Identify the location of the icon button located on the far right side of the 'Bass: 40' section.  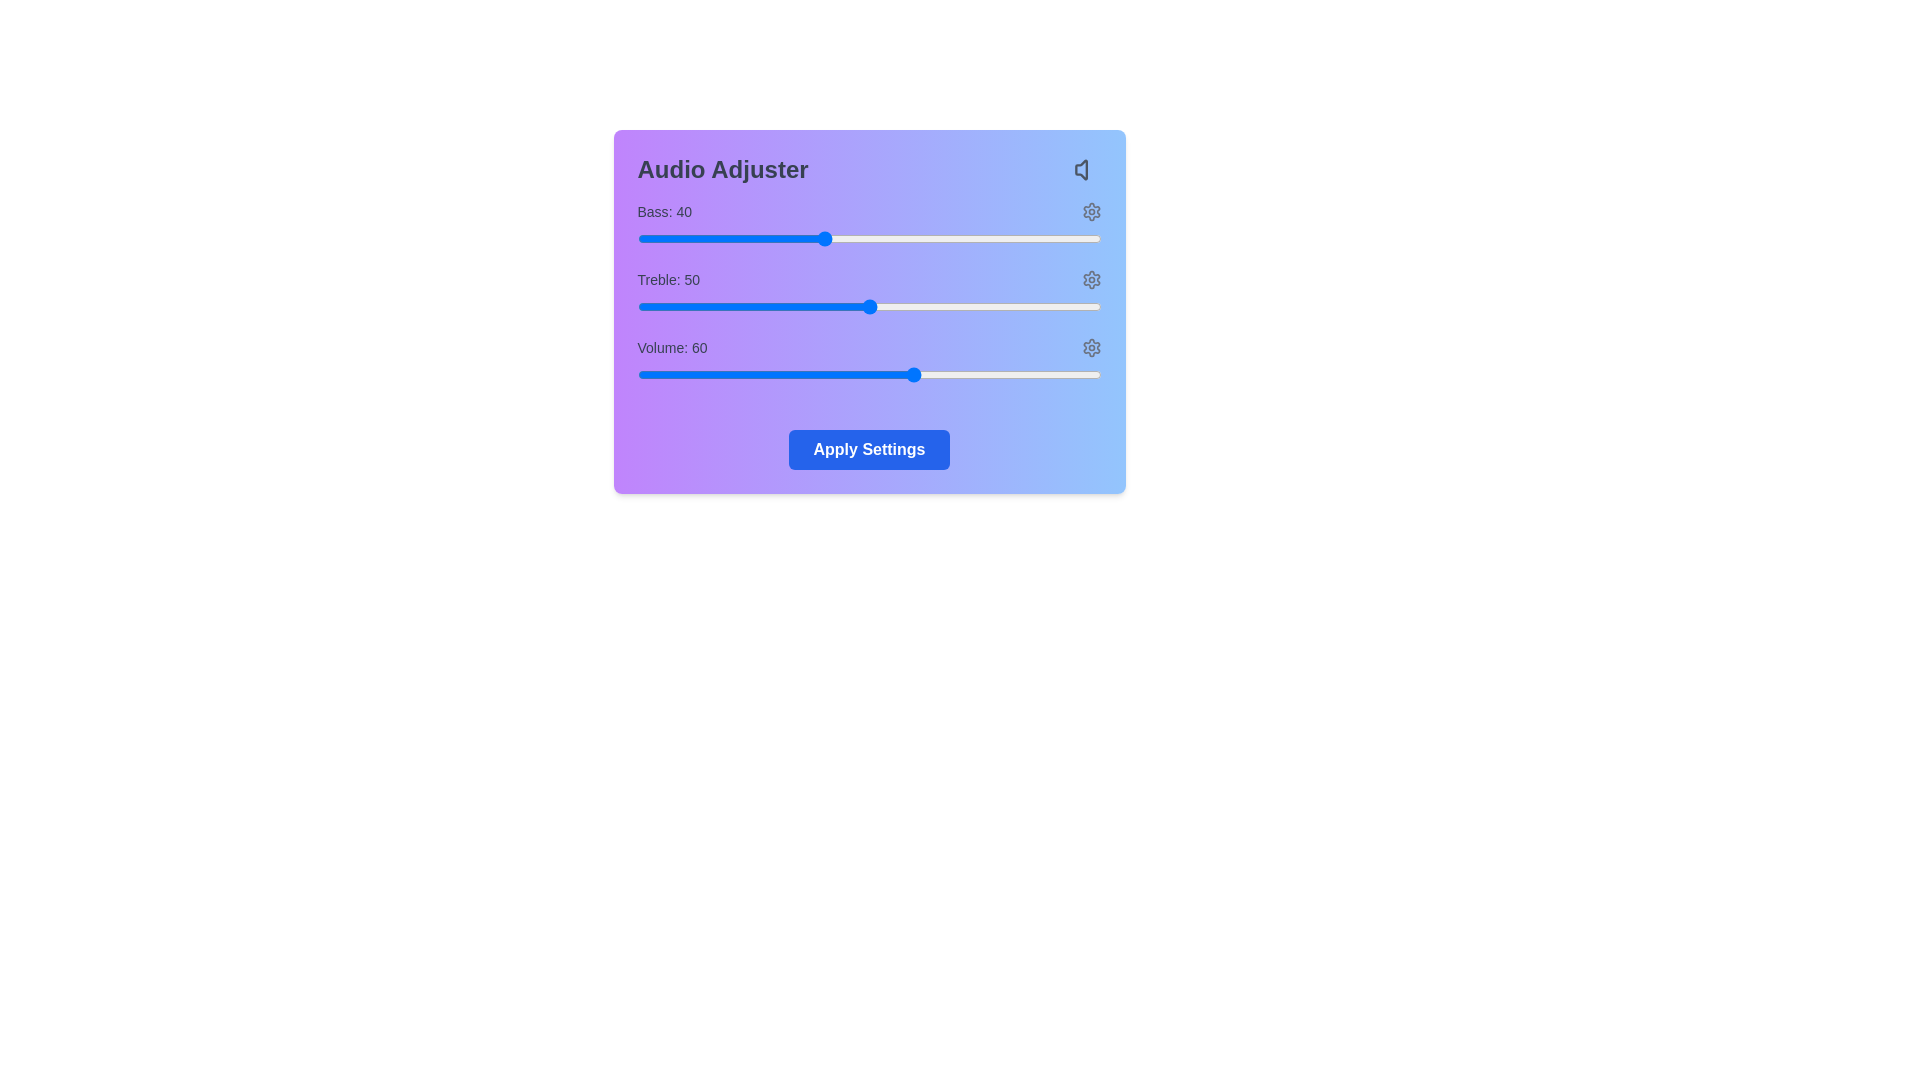
(1090, 212).